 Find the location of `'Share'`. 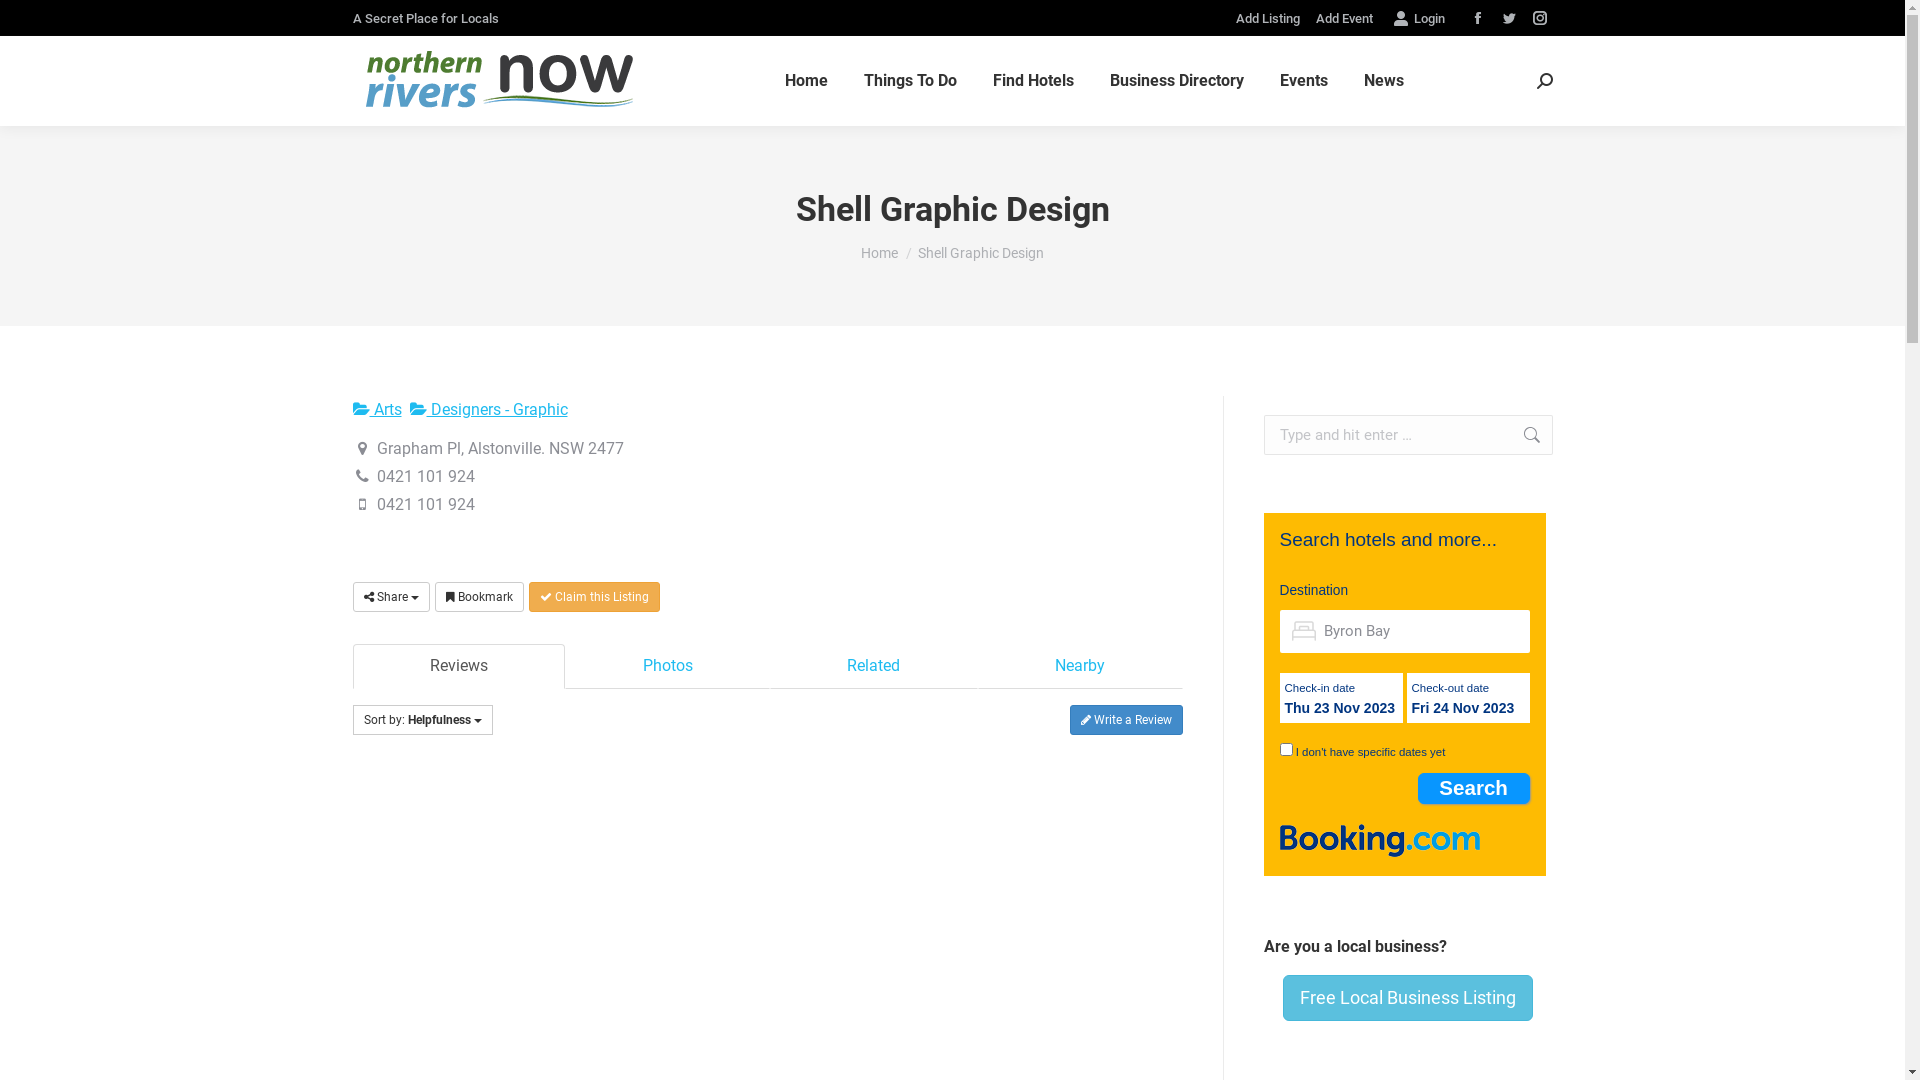

'Share' is located at coordinates (390, 596).